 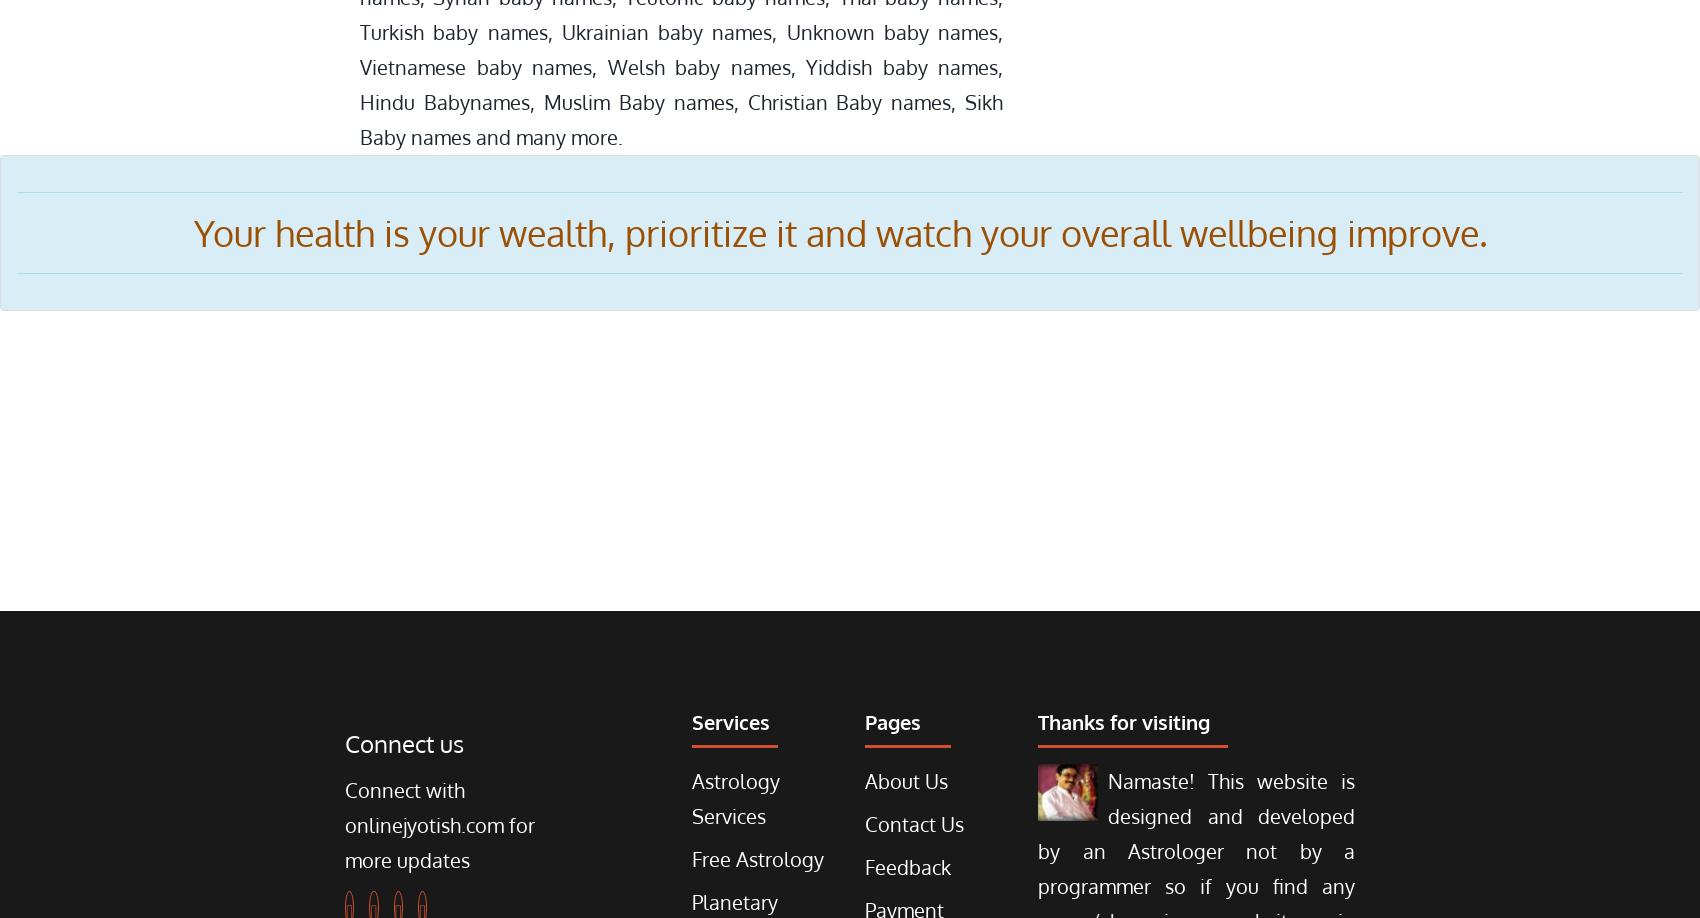 What do you see at coordinates (906, 865) in the screenshot?
I see `'Feedback'` at bounding box center [906, 865].